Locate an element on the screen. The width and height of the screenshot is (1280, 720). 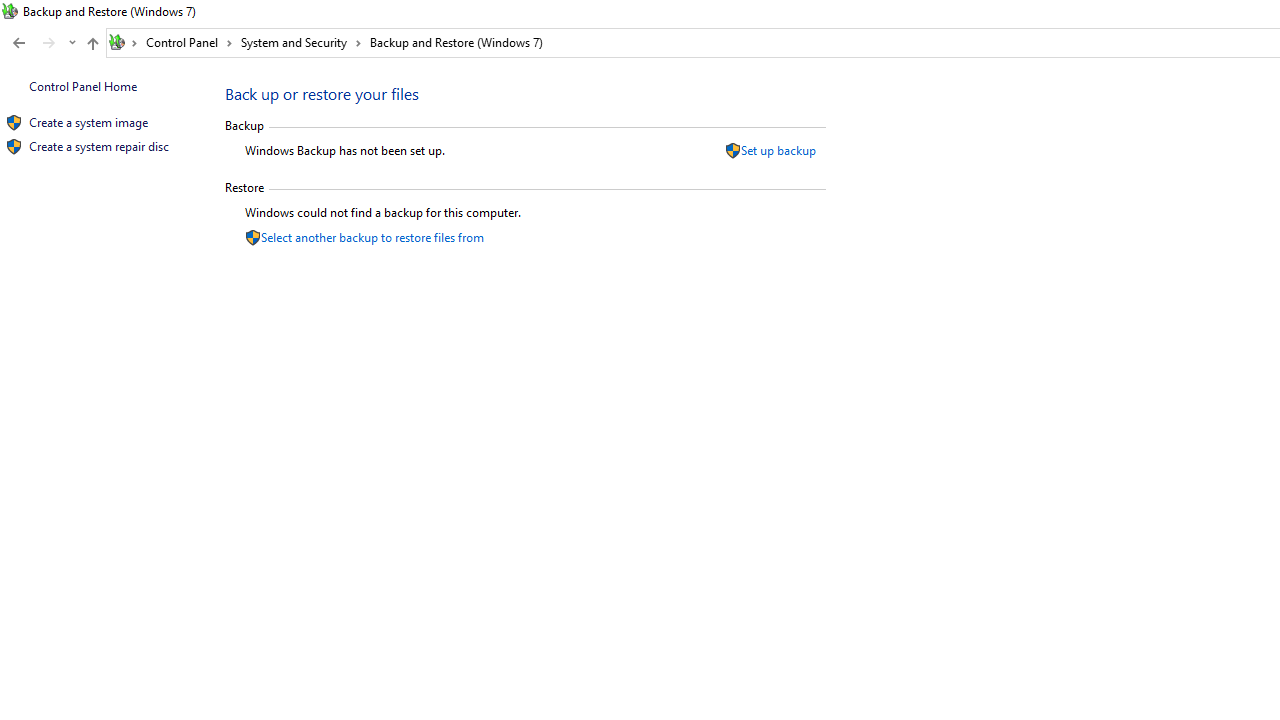
'Navigation buttons' is located at coordinates (42, 43).